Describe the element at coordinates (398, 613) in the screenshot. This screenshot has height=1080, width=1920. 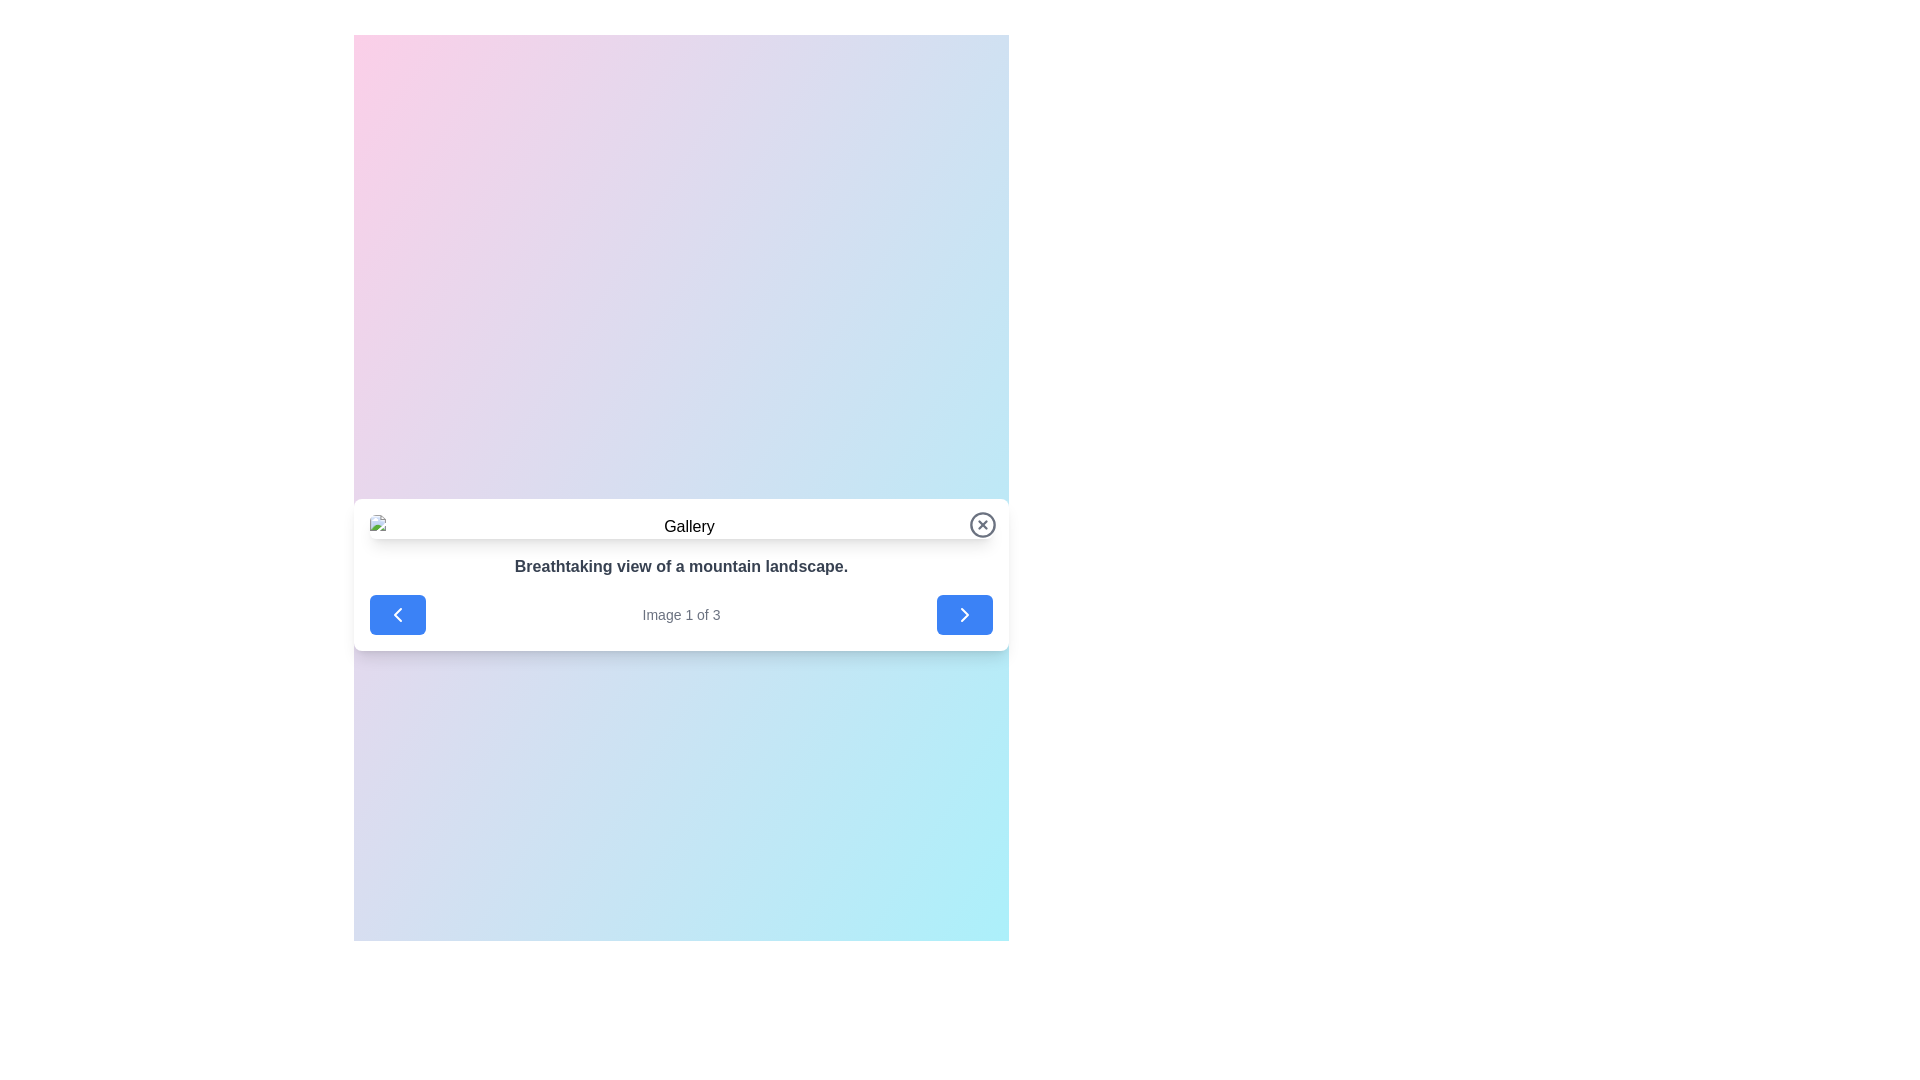
I see `the left-pointing chevron icon` at that location.